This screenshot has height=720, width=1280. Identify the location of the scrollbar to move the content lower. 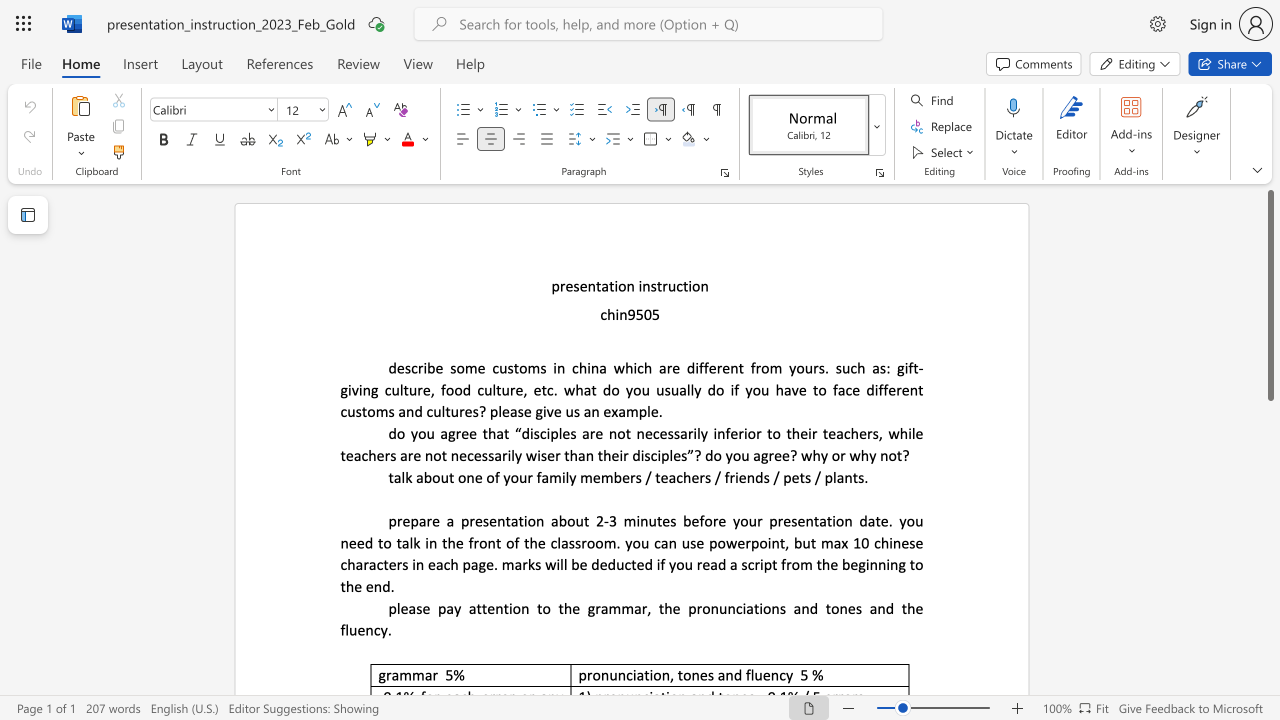
(1269, 660).